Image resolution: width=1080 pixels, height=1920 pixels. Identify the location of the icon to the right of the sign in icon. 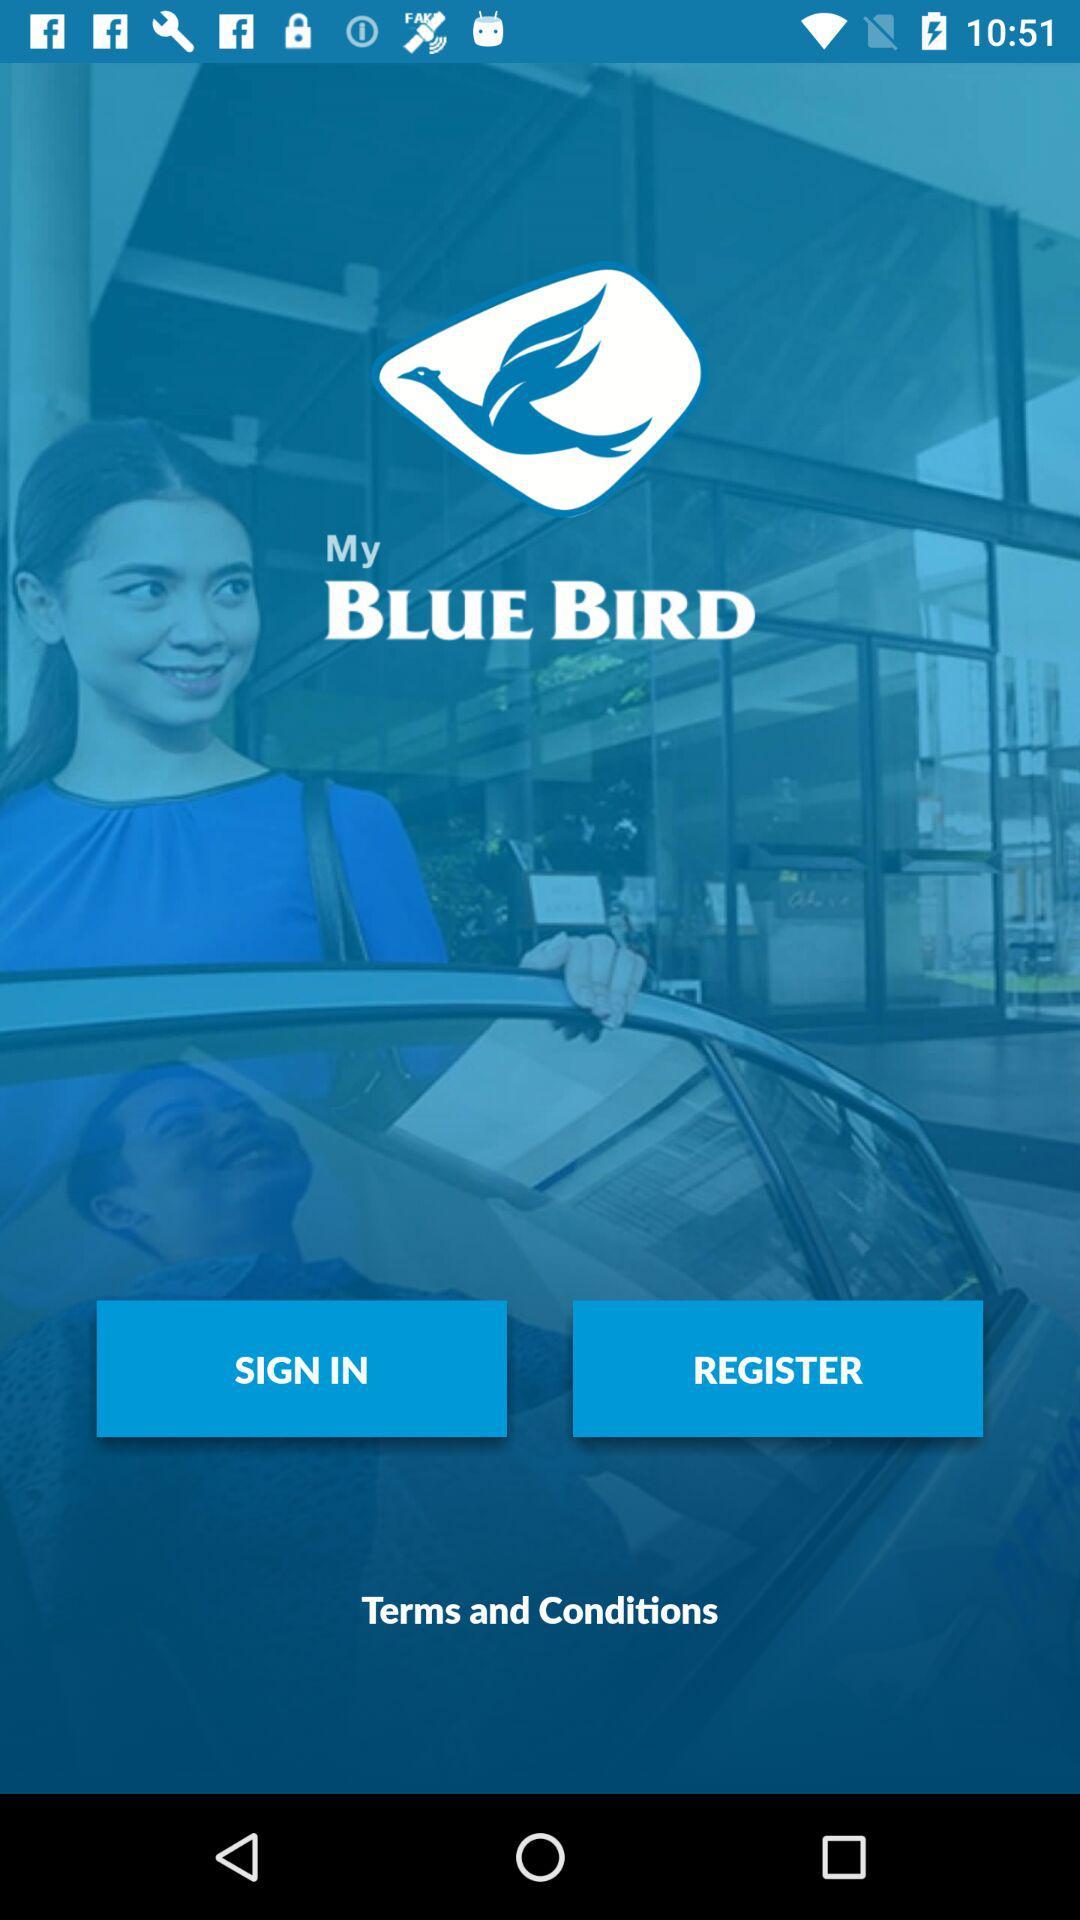
(777, 1367).